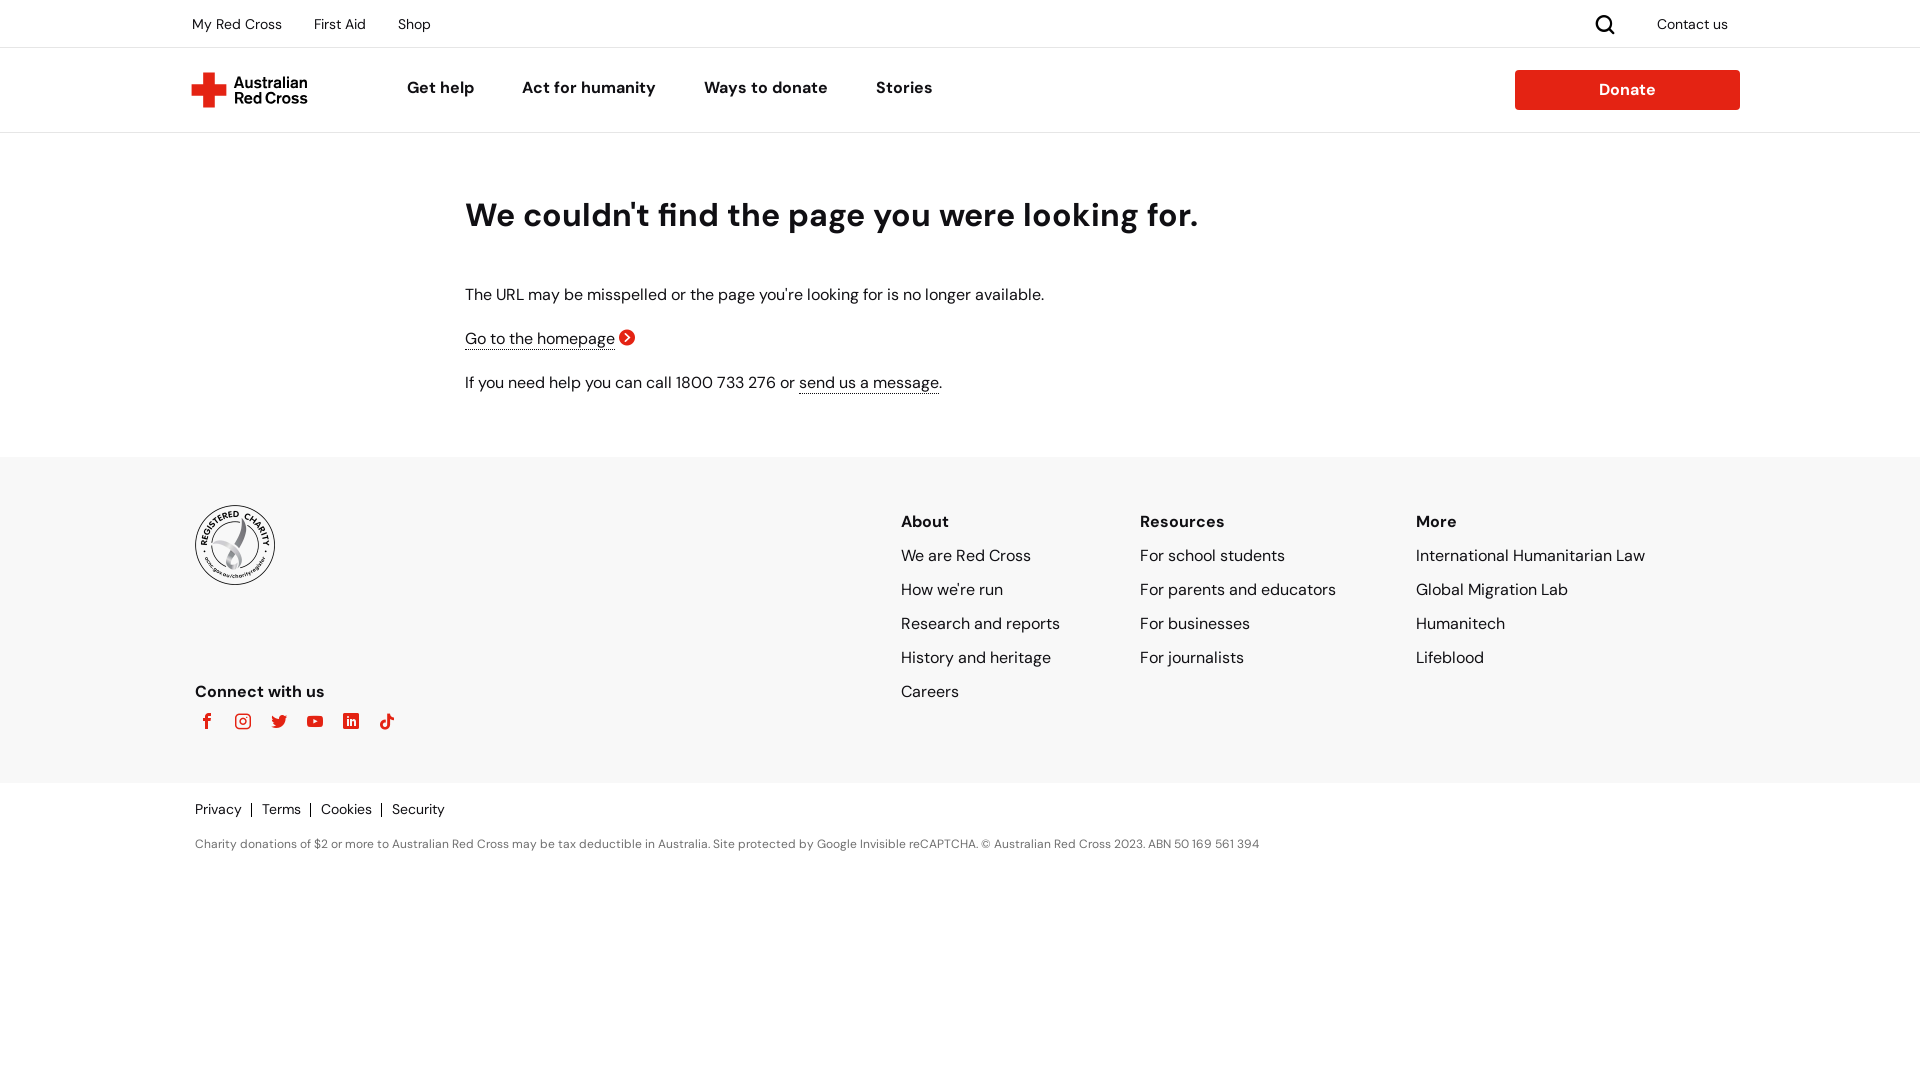  What do you see at coordinates (427, 808) in the screenshot?
I see `'Security'` at bounding box center [427, 808].